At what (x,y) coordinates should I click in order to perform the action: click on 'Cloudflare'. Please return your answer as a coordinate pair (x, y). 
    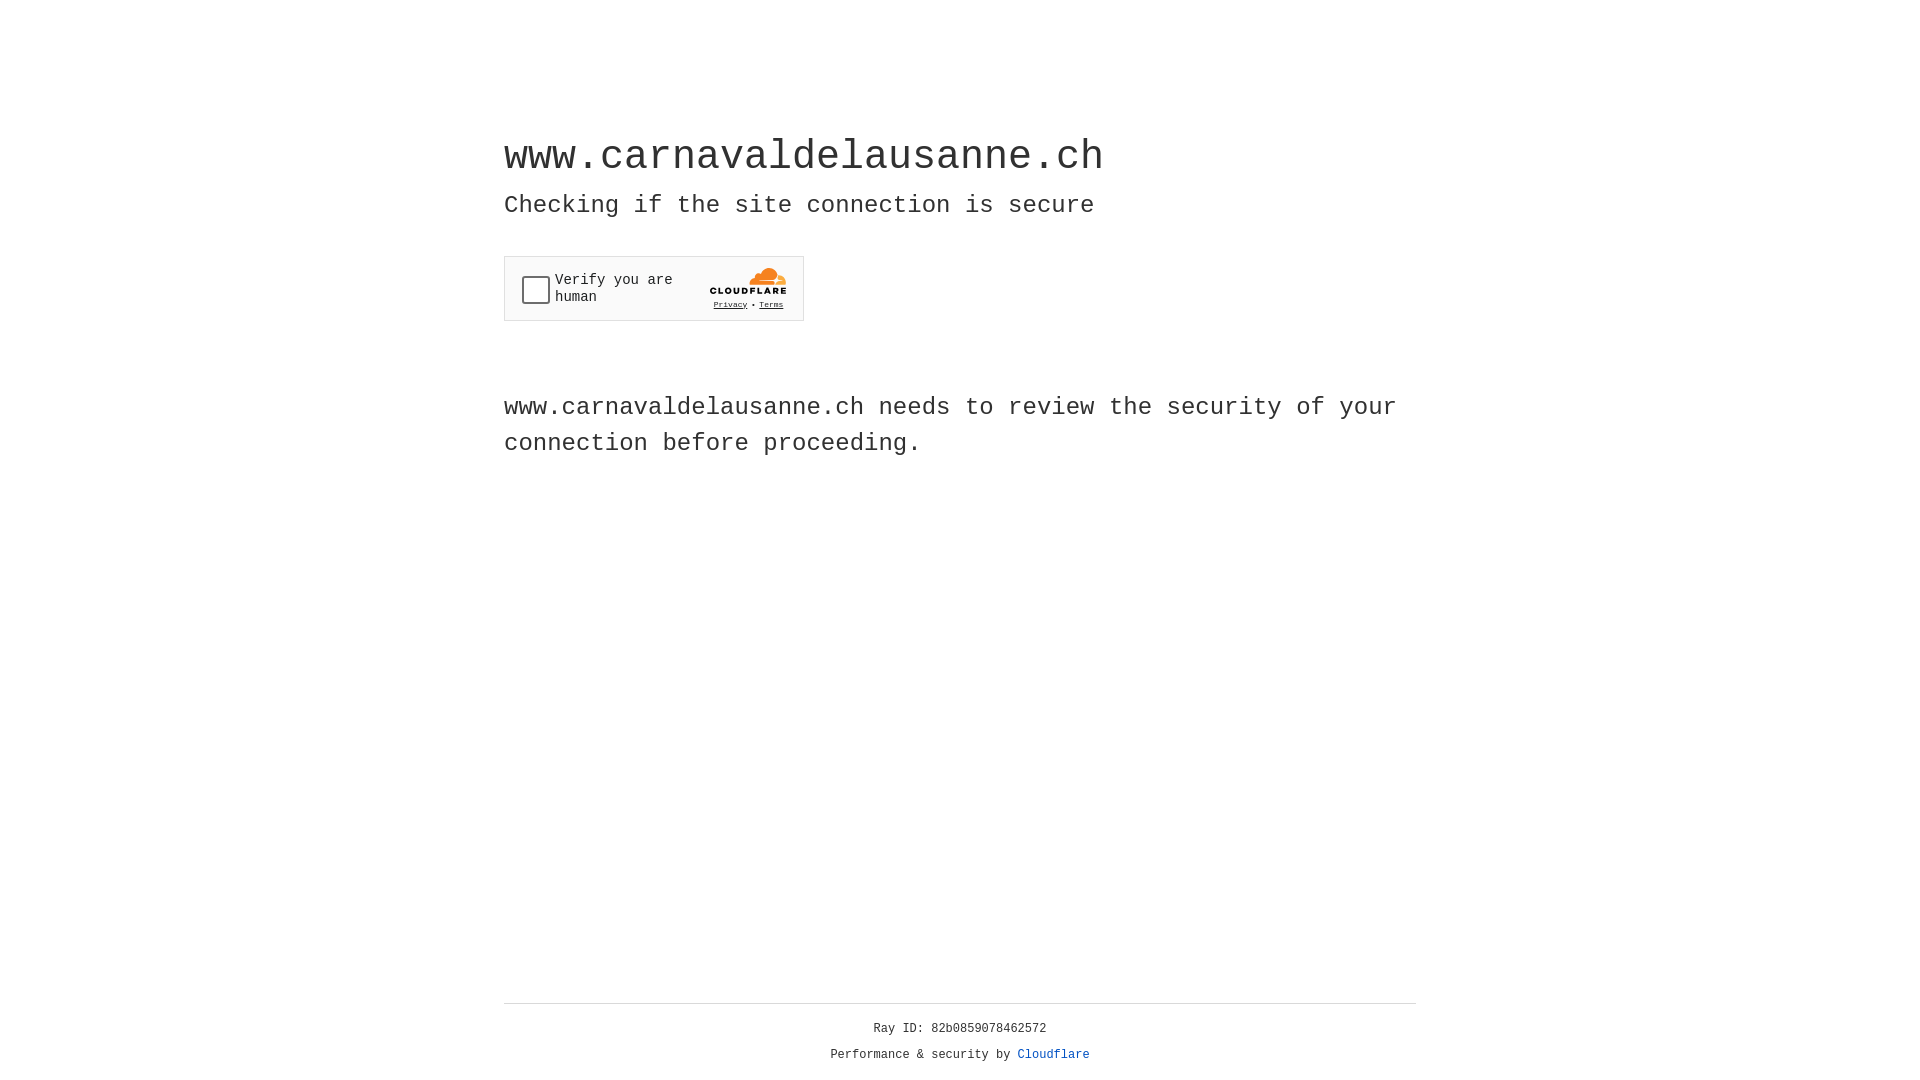
    Looking at the image, I should click on (1053, 1054).